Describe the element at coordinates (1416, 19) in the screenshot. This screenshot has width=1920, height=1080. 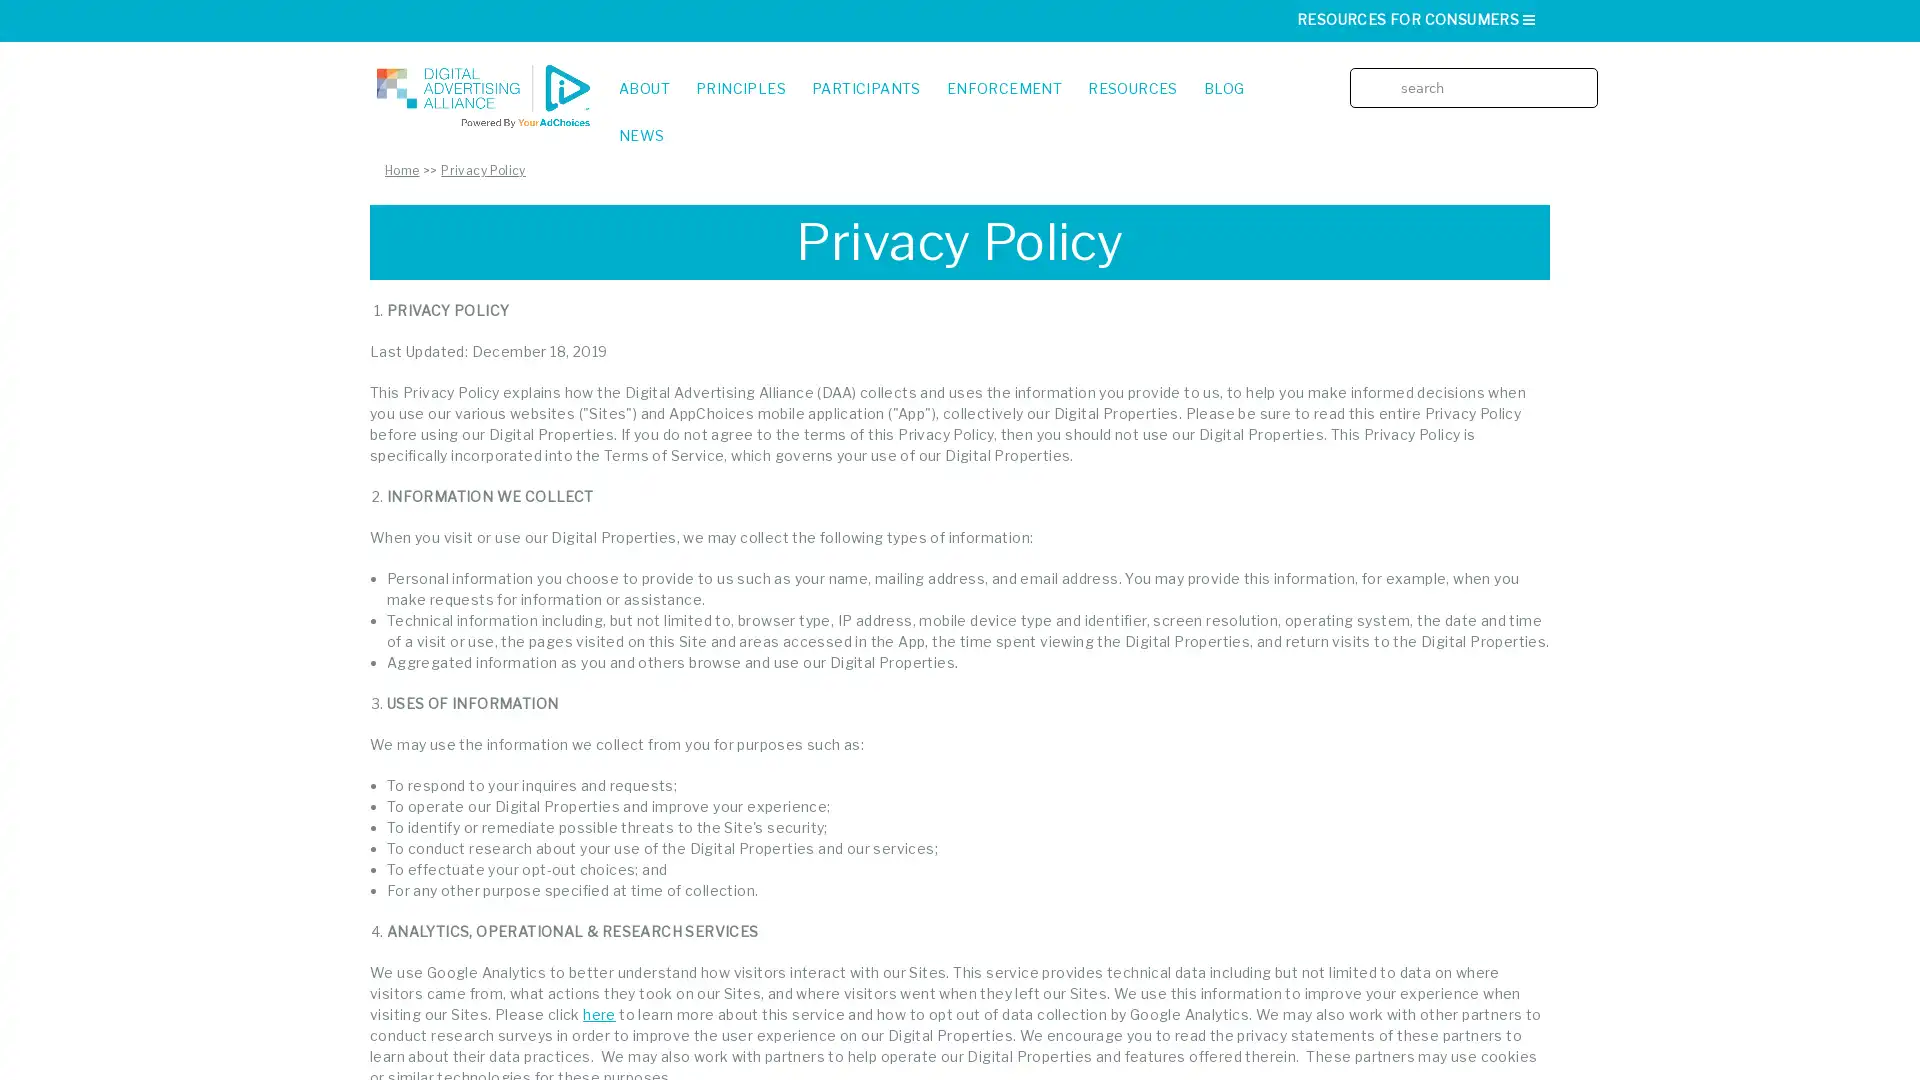
I see `RESOURCES FOR CONSUMERS` at that location.